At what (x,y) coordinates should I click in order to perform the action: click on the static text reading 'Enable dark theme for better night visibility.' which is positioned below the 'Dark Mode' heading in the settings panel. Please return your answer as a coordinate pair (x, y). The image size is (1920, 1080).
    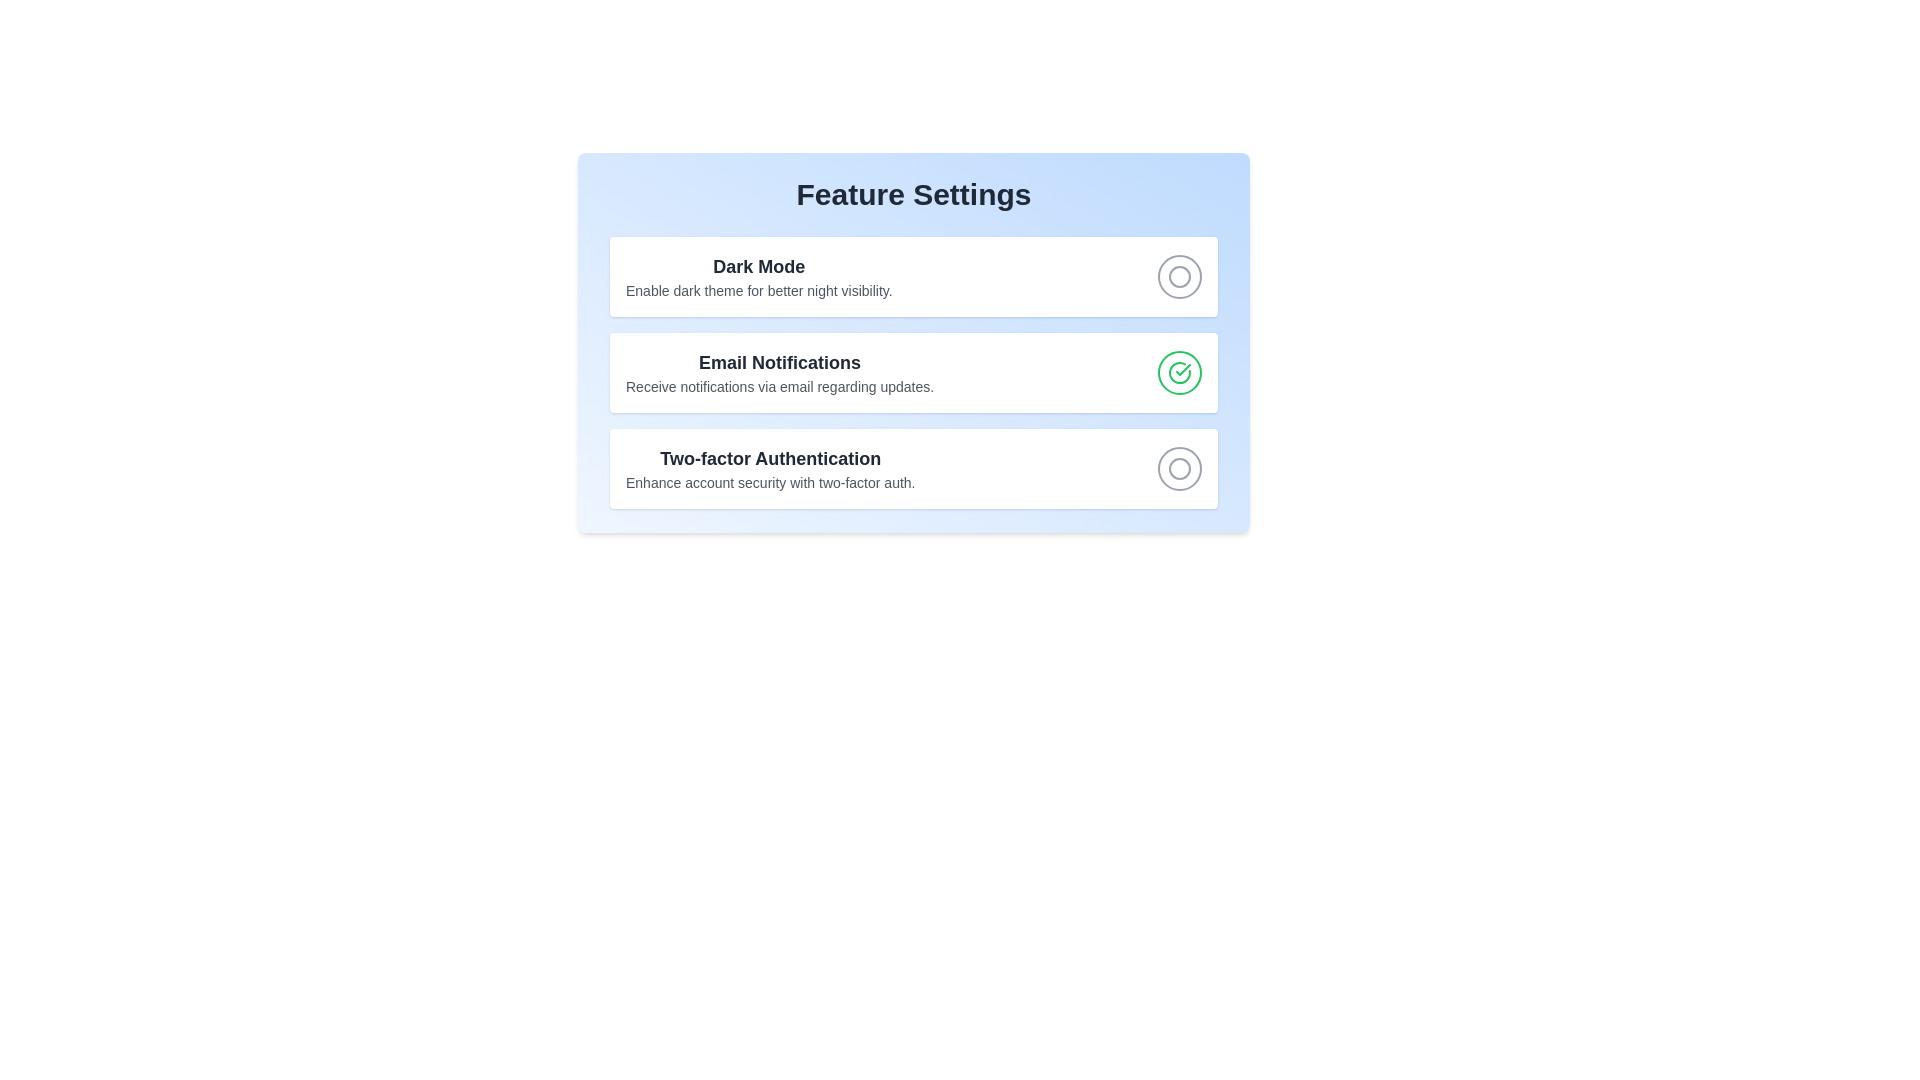
    Looking at the image, I should click on (758, 290).